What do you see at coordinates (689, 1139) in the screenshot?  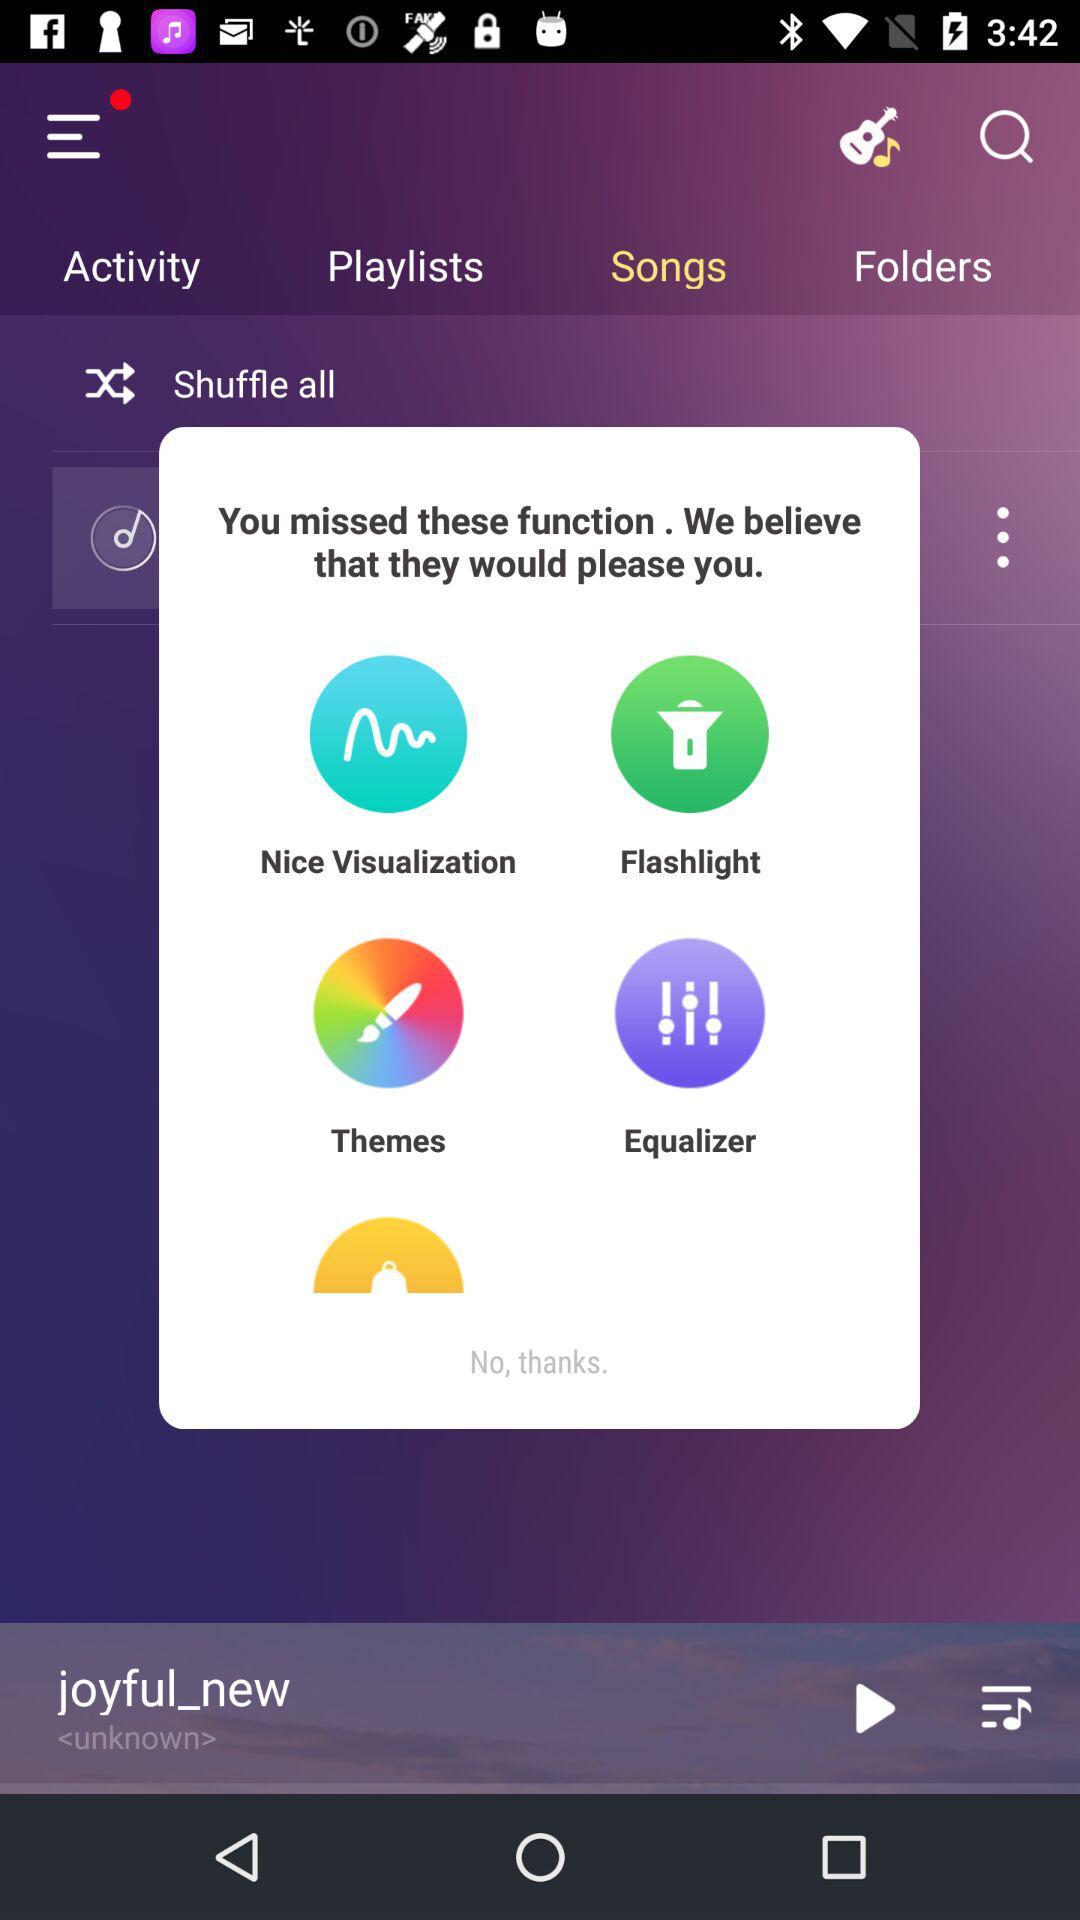 I see `equalizer icon` at bounding box center [689, 1139].